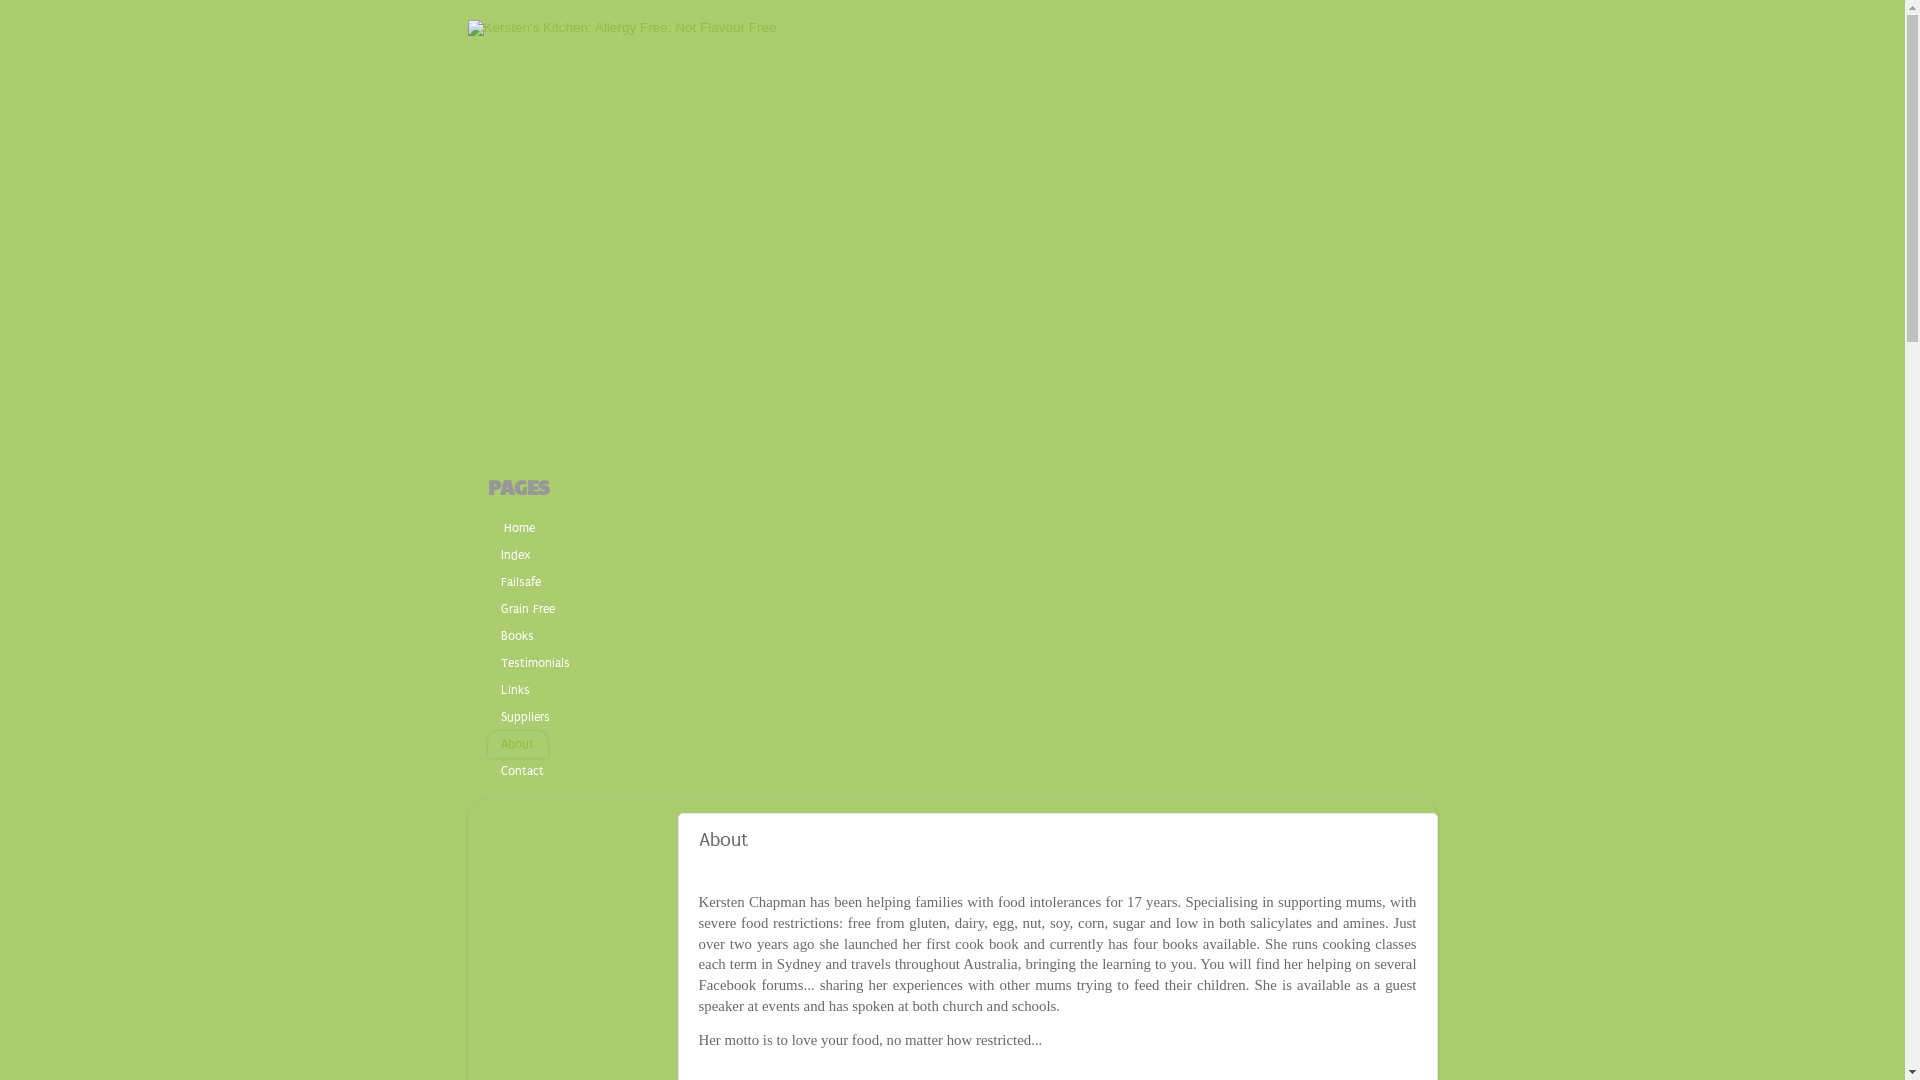 The width and height of the screenshot is (1920, 1080). I want to click on 'Books', so click(518, 635).